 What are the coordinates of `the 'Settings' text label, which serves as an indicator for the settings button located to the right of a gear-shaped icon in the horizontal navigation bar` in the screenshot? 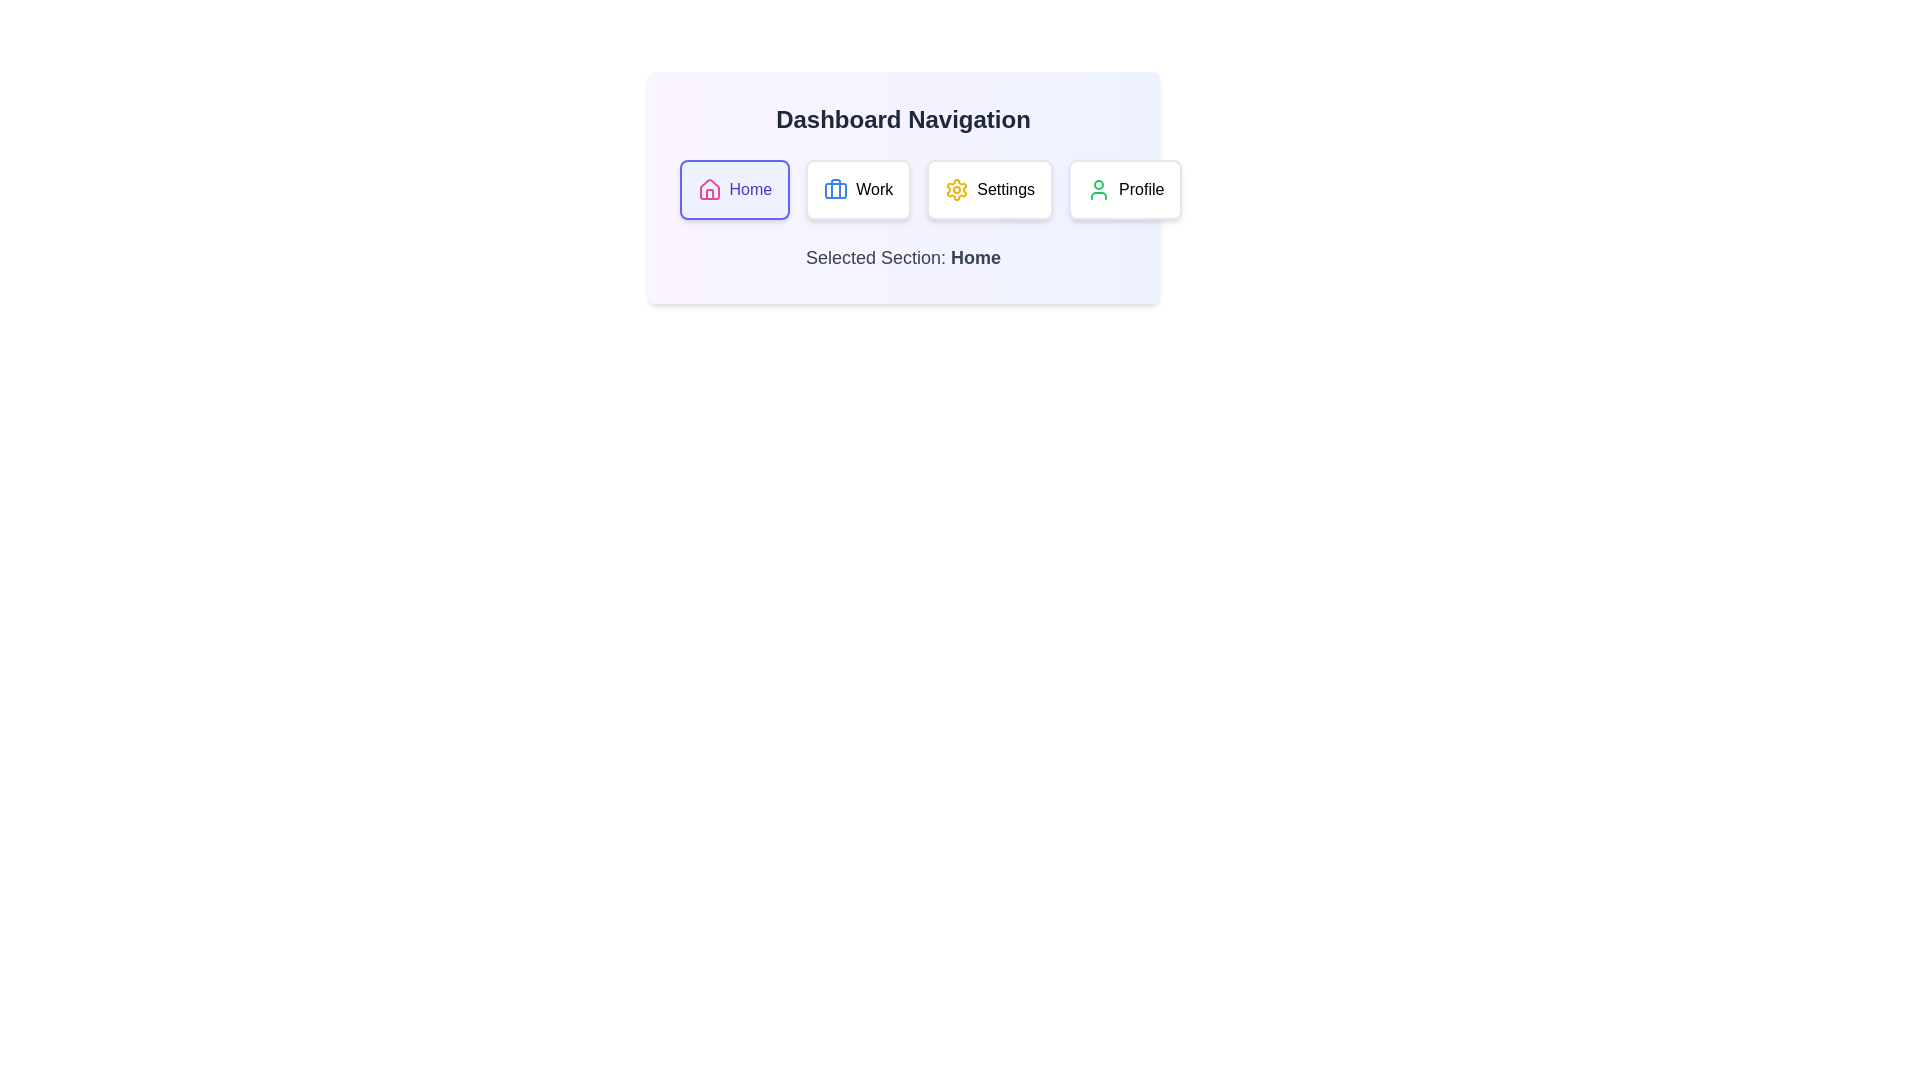 It's located at (1006, 189).